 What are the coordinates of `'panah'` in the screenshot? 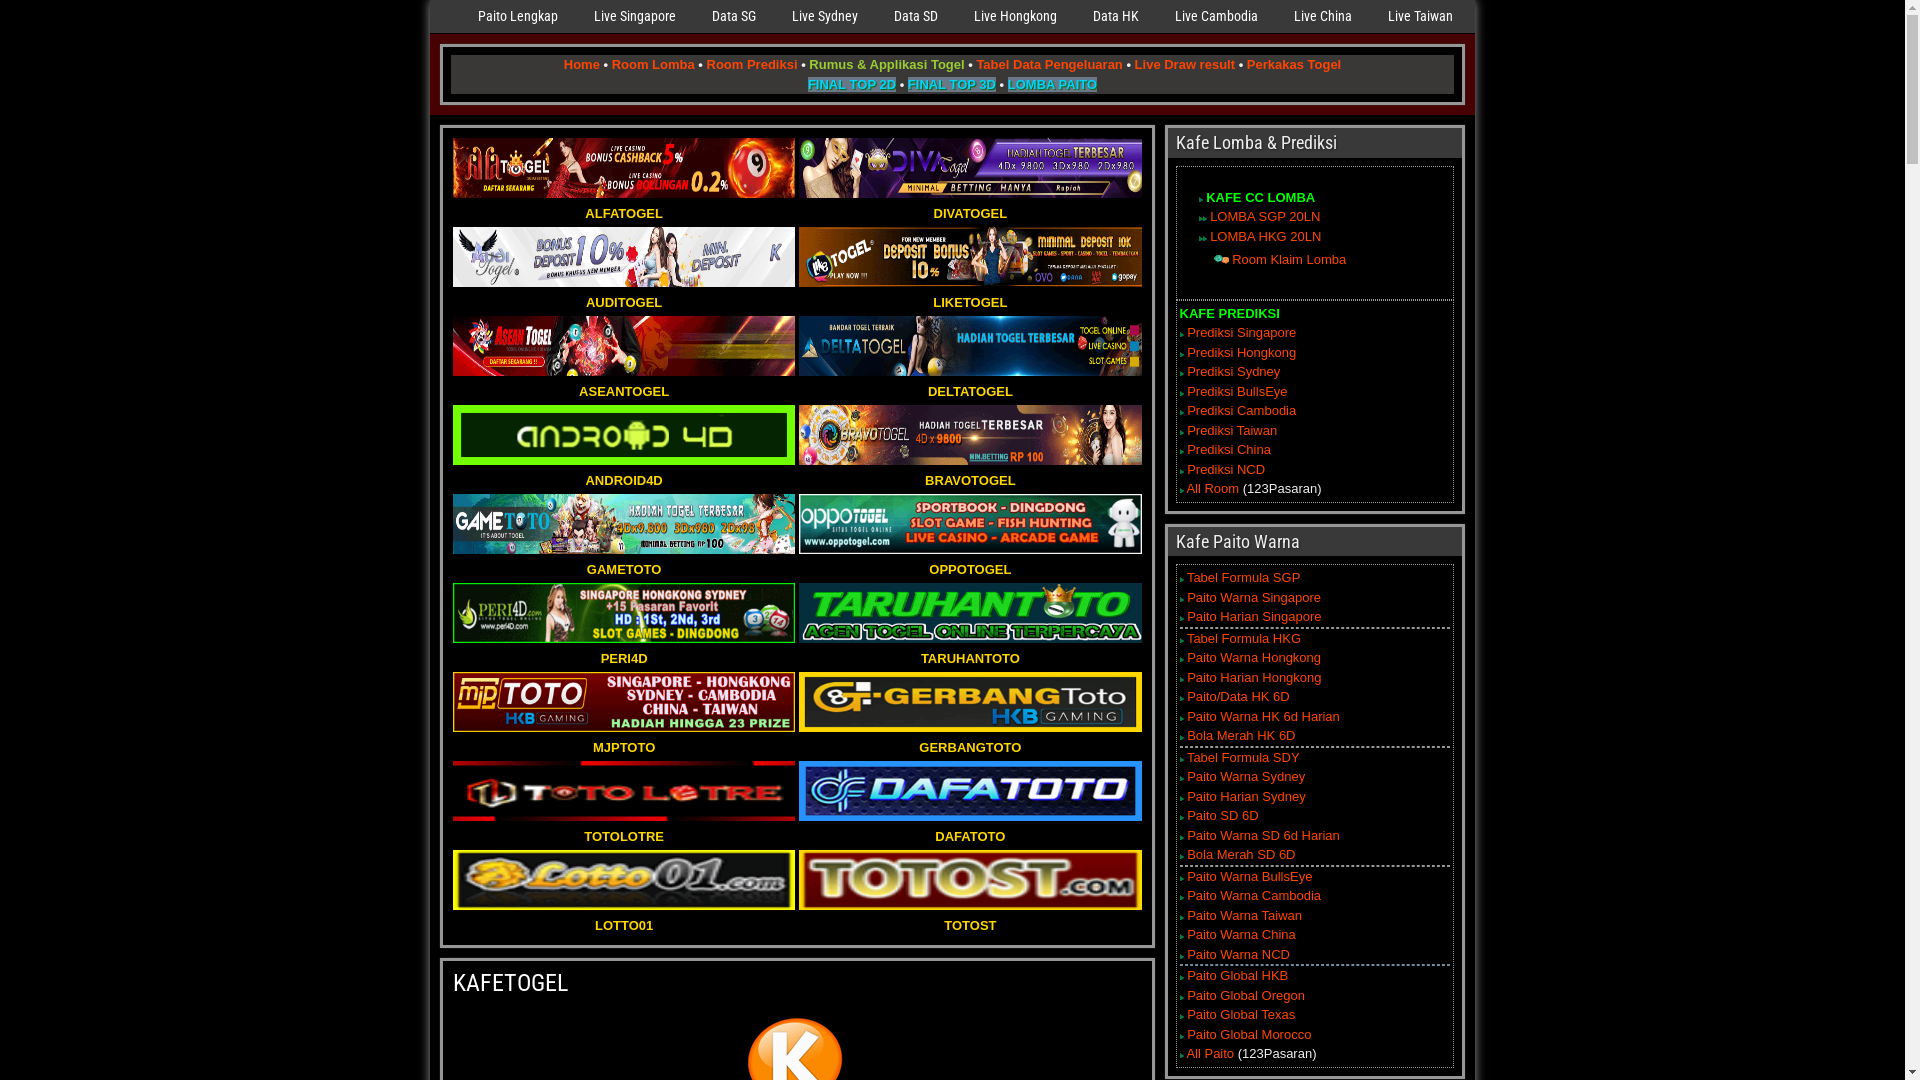 It's located at (1203, 218).